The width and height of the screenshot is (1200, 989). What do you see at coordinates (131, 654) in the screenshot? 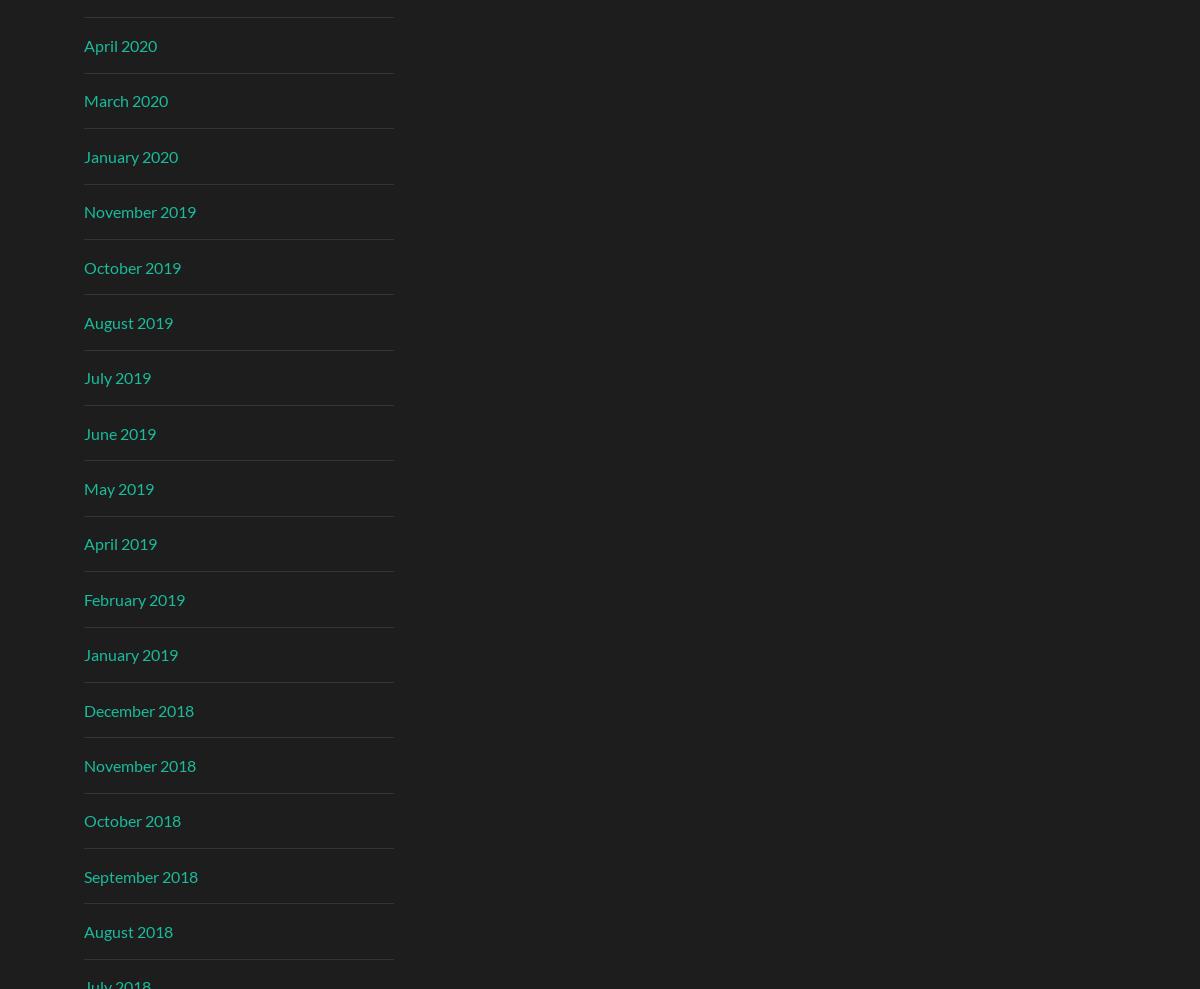
I see `'January 2019'` at bounding box center [131, 654].